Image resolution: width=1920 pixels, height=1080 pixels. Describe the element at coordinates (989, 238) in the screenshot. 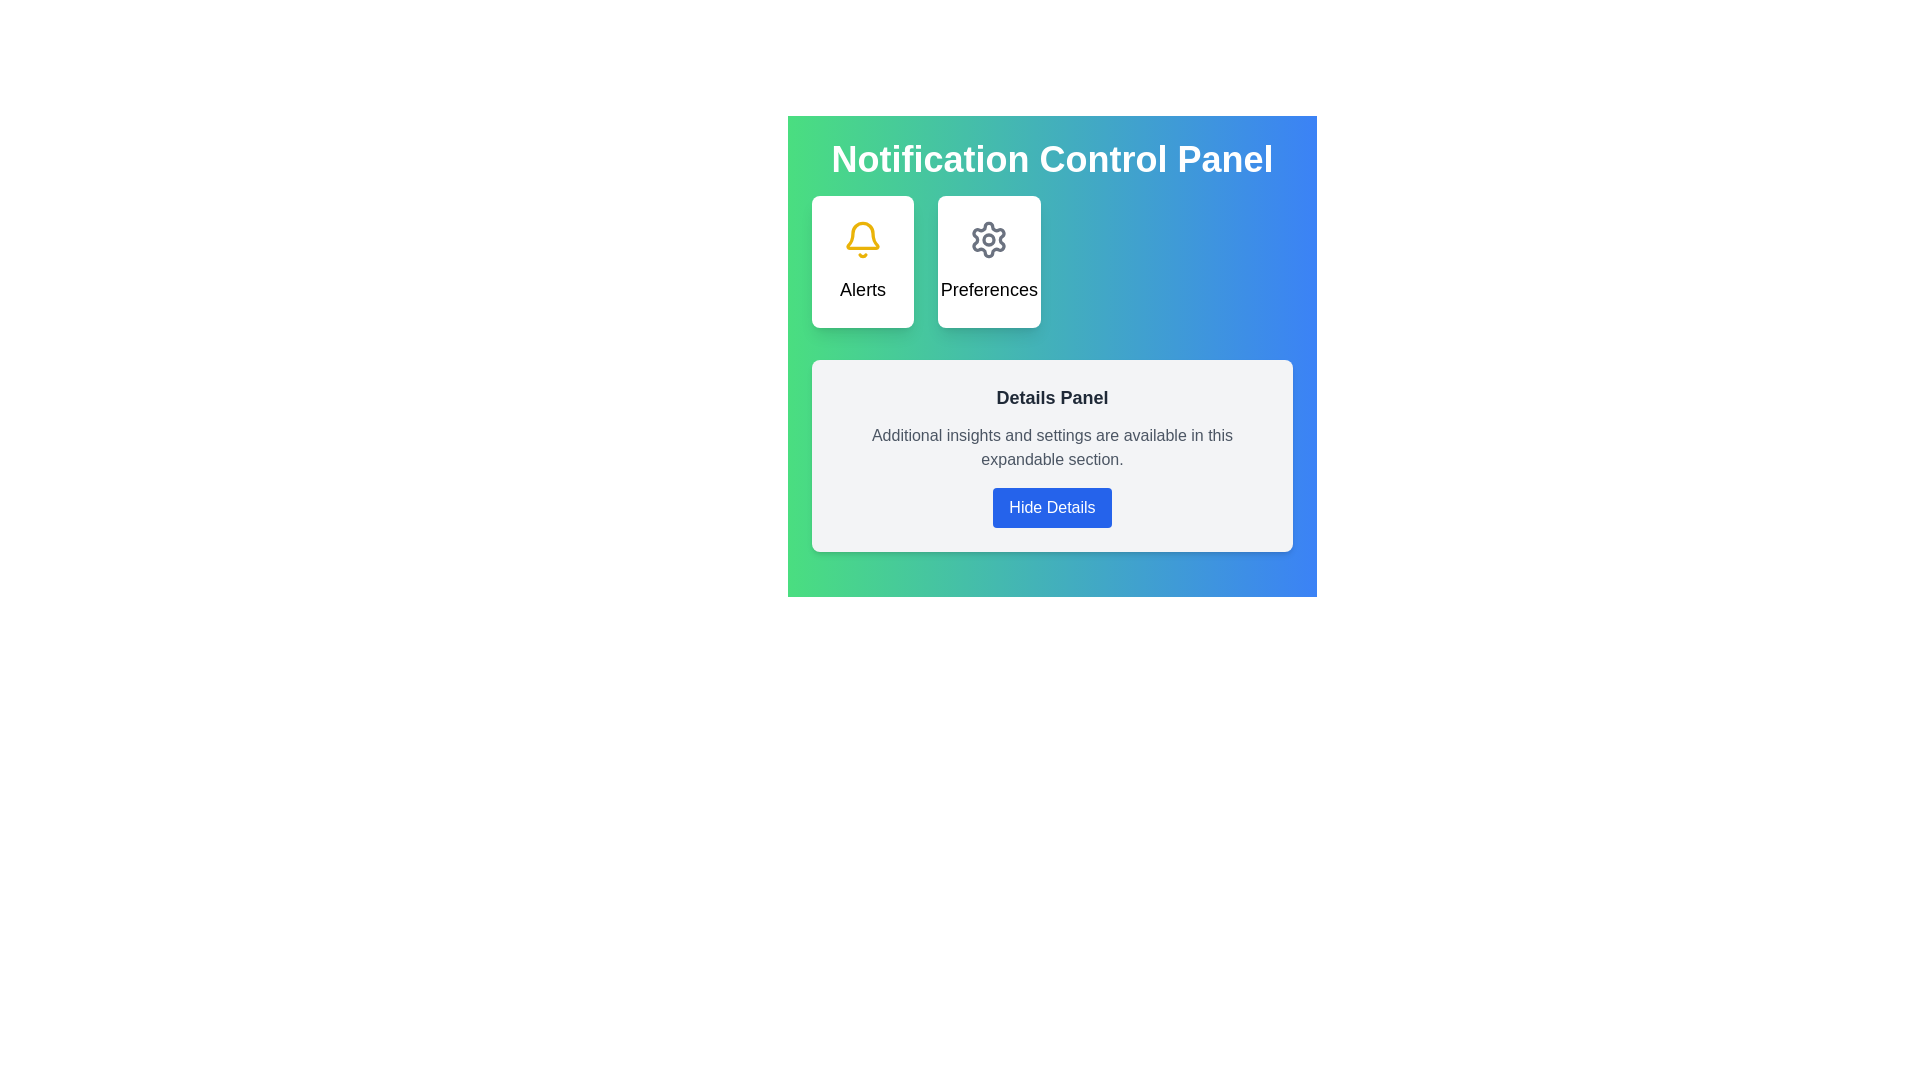

I see `the gear-shaped icon representing settings in the 'Preferences' section, which is positioned to the right of the 'Alerts' section` at that location.